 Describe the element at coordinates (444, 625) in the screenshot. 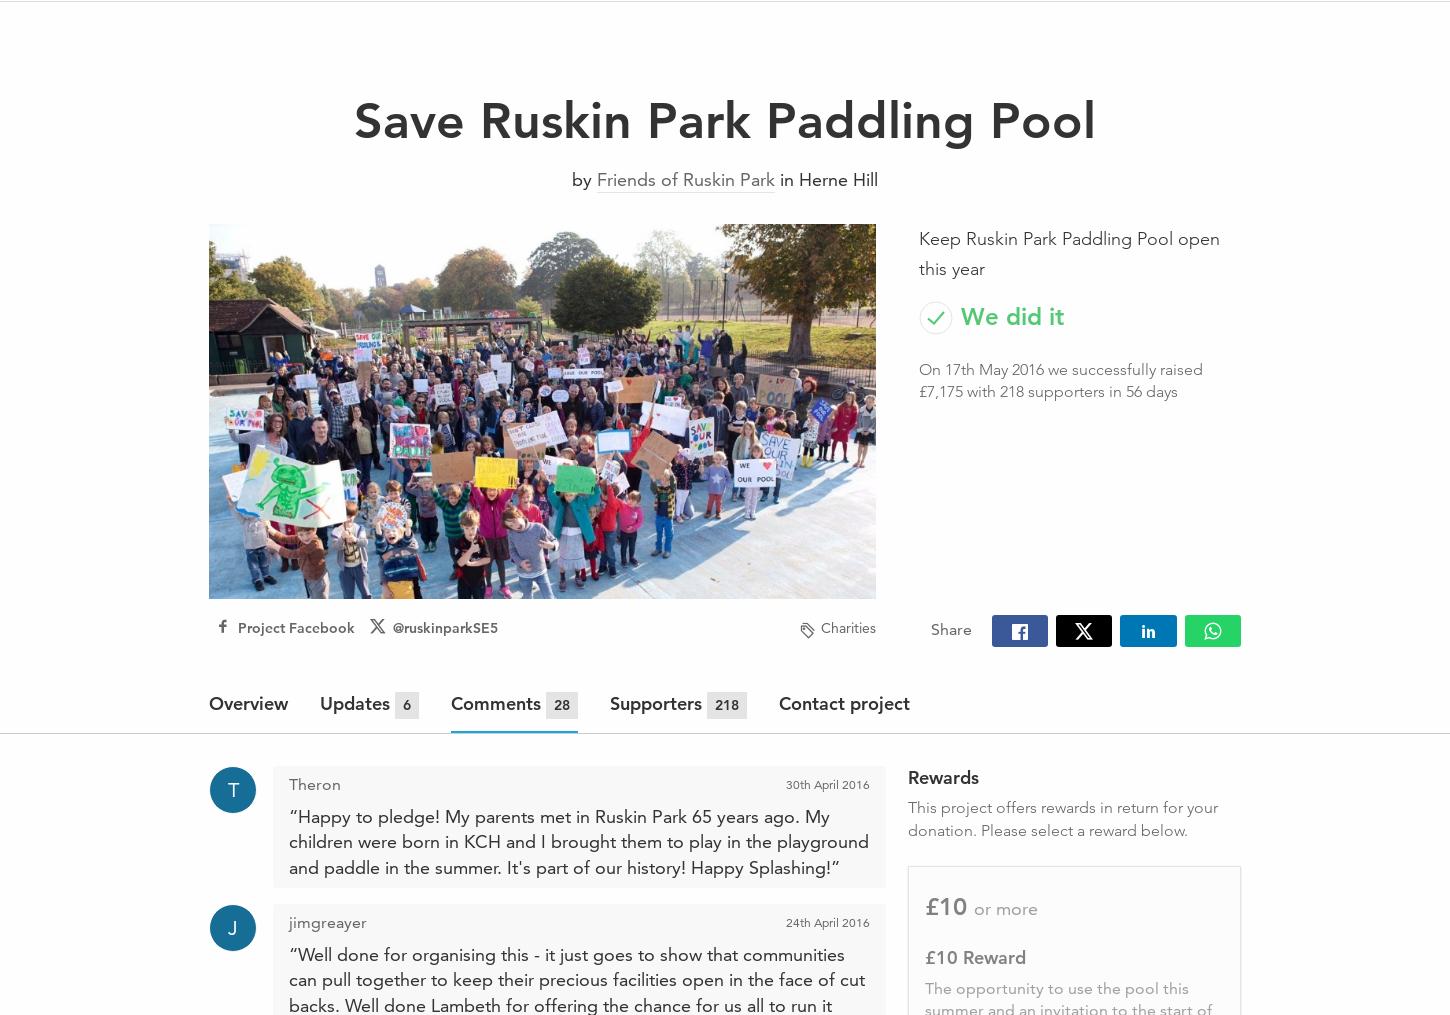

I see `'@ruskinparkSE5'` at that location.